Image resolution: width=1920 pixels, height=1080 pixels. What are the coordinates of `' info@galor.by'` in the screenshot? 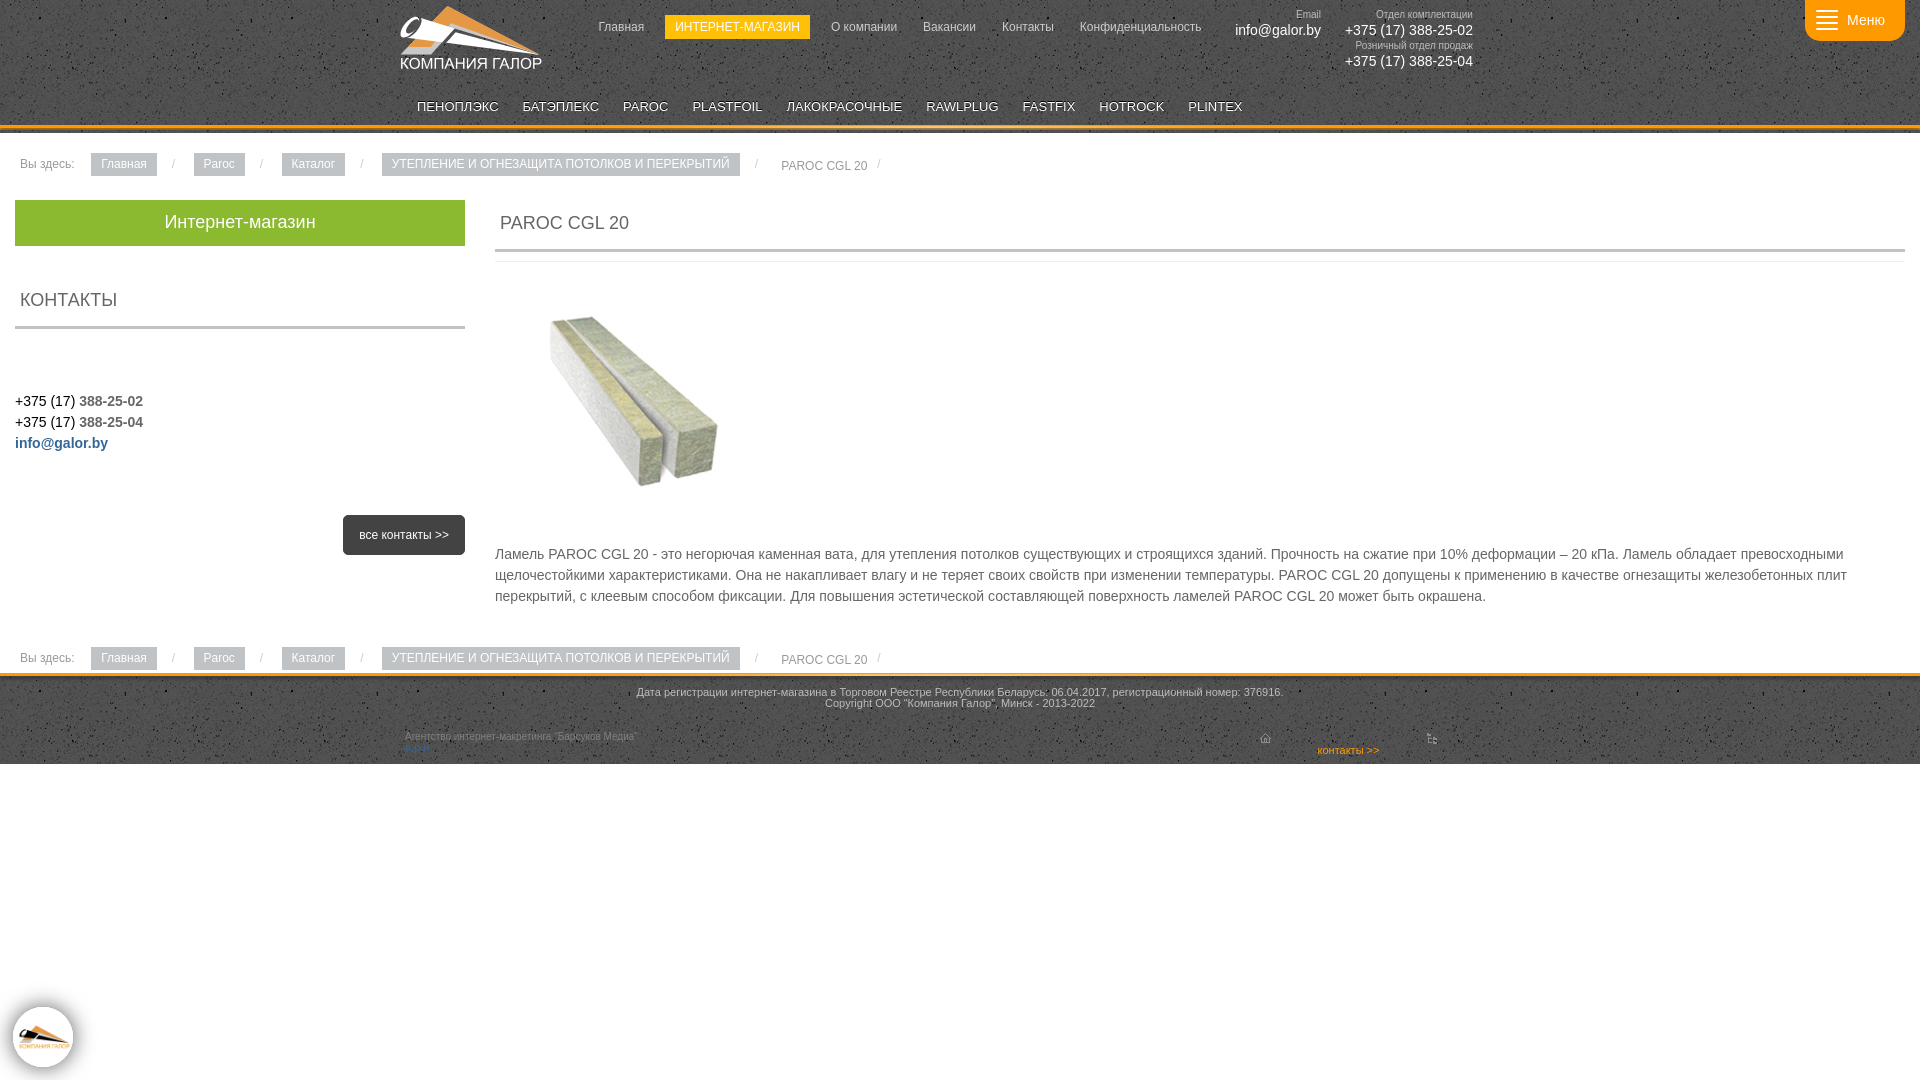 It's located at (1275, 30).